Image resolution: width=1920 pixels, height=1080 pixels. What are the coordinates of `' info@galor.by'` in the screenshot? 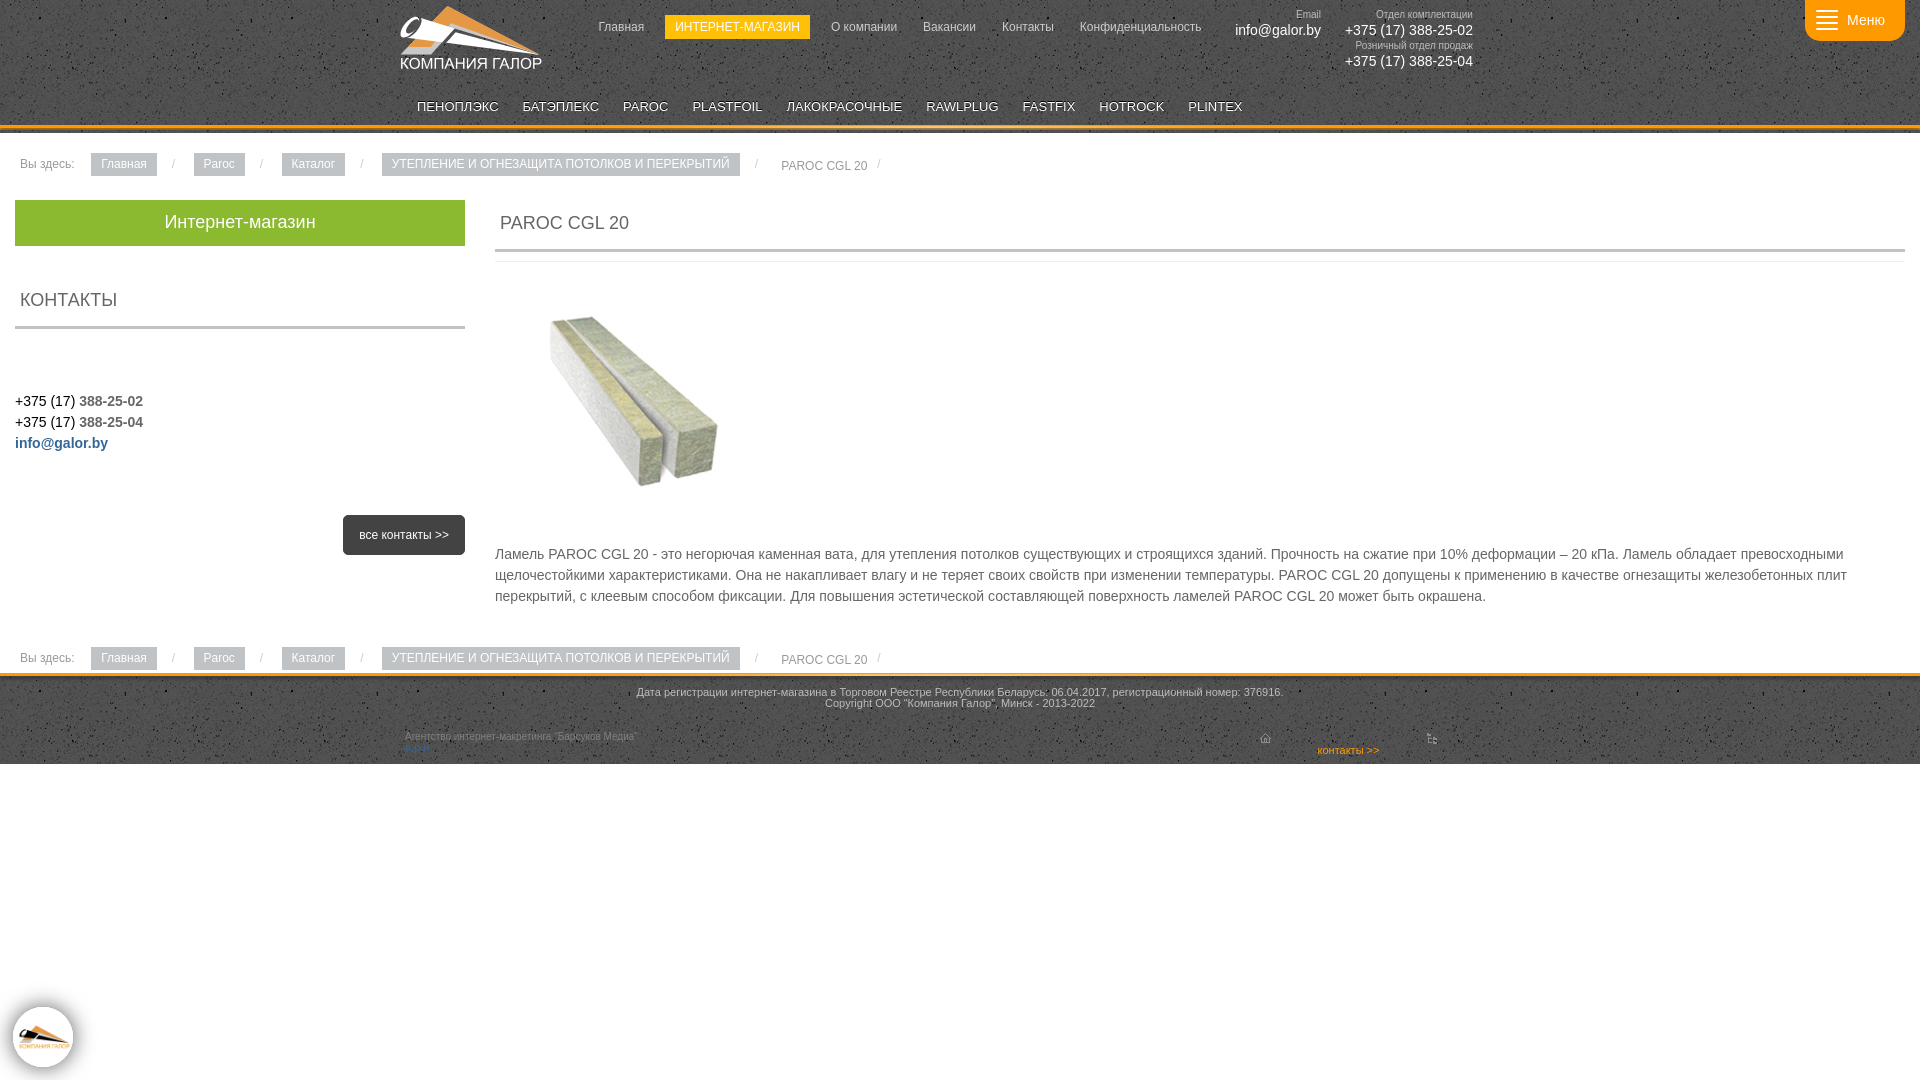 It's located at (1275, 30).